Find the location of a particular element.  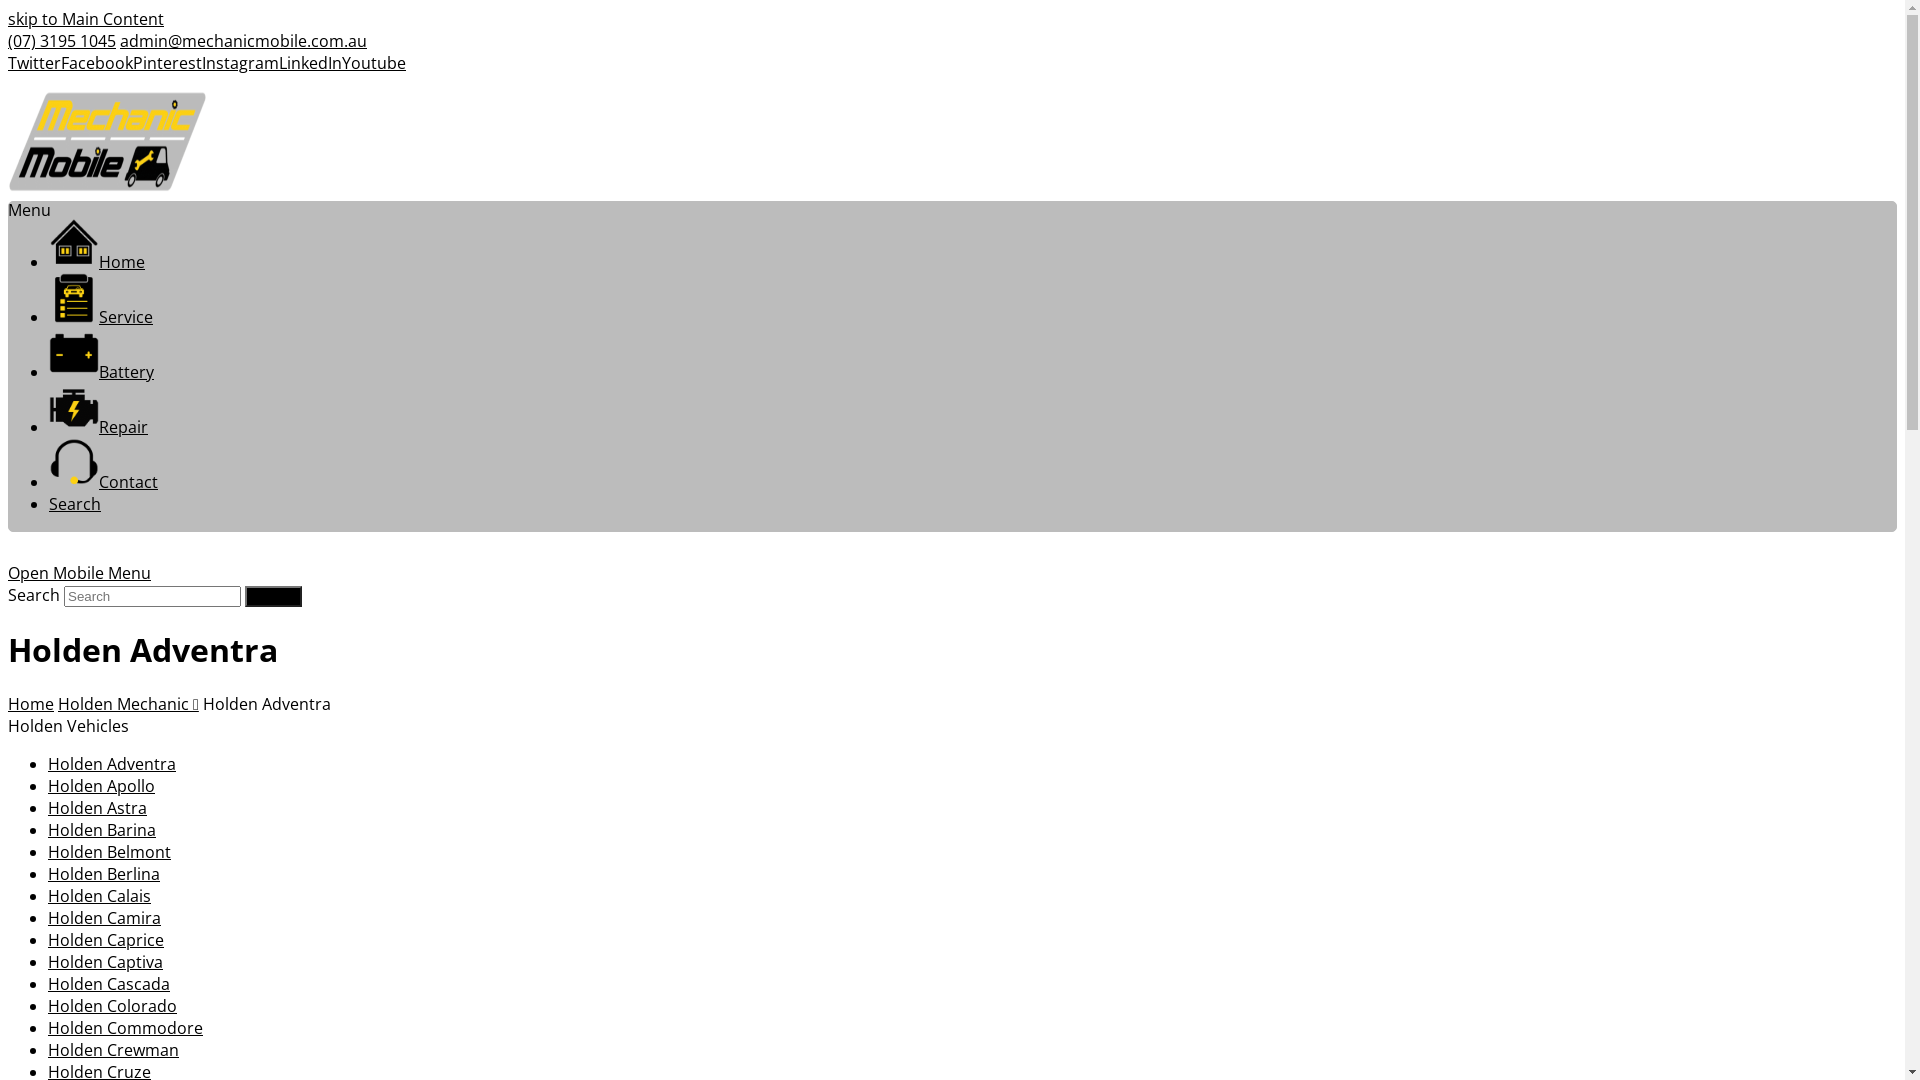

'Holden Astra' is located at coordinates (96, 806).